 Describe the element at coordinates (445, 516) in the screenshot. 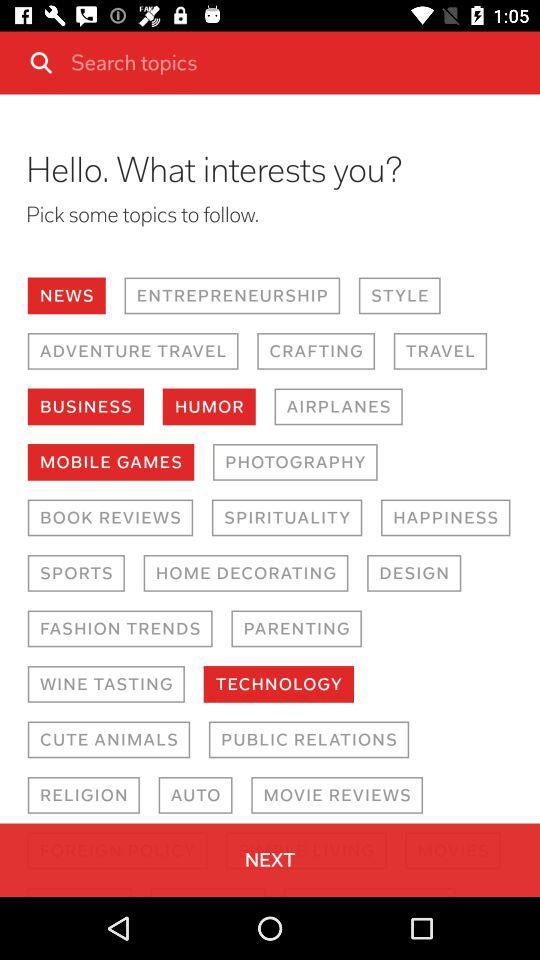

I see `happiness icon` at that location.